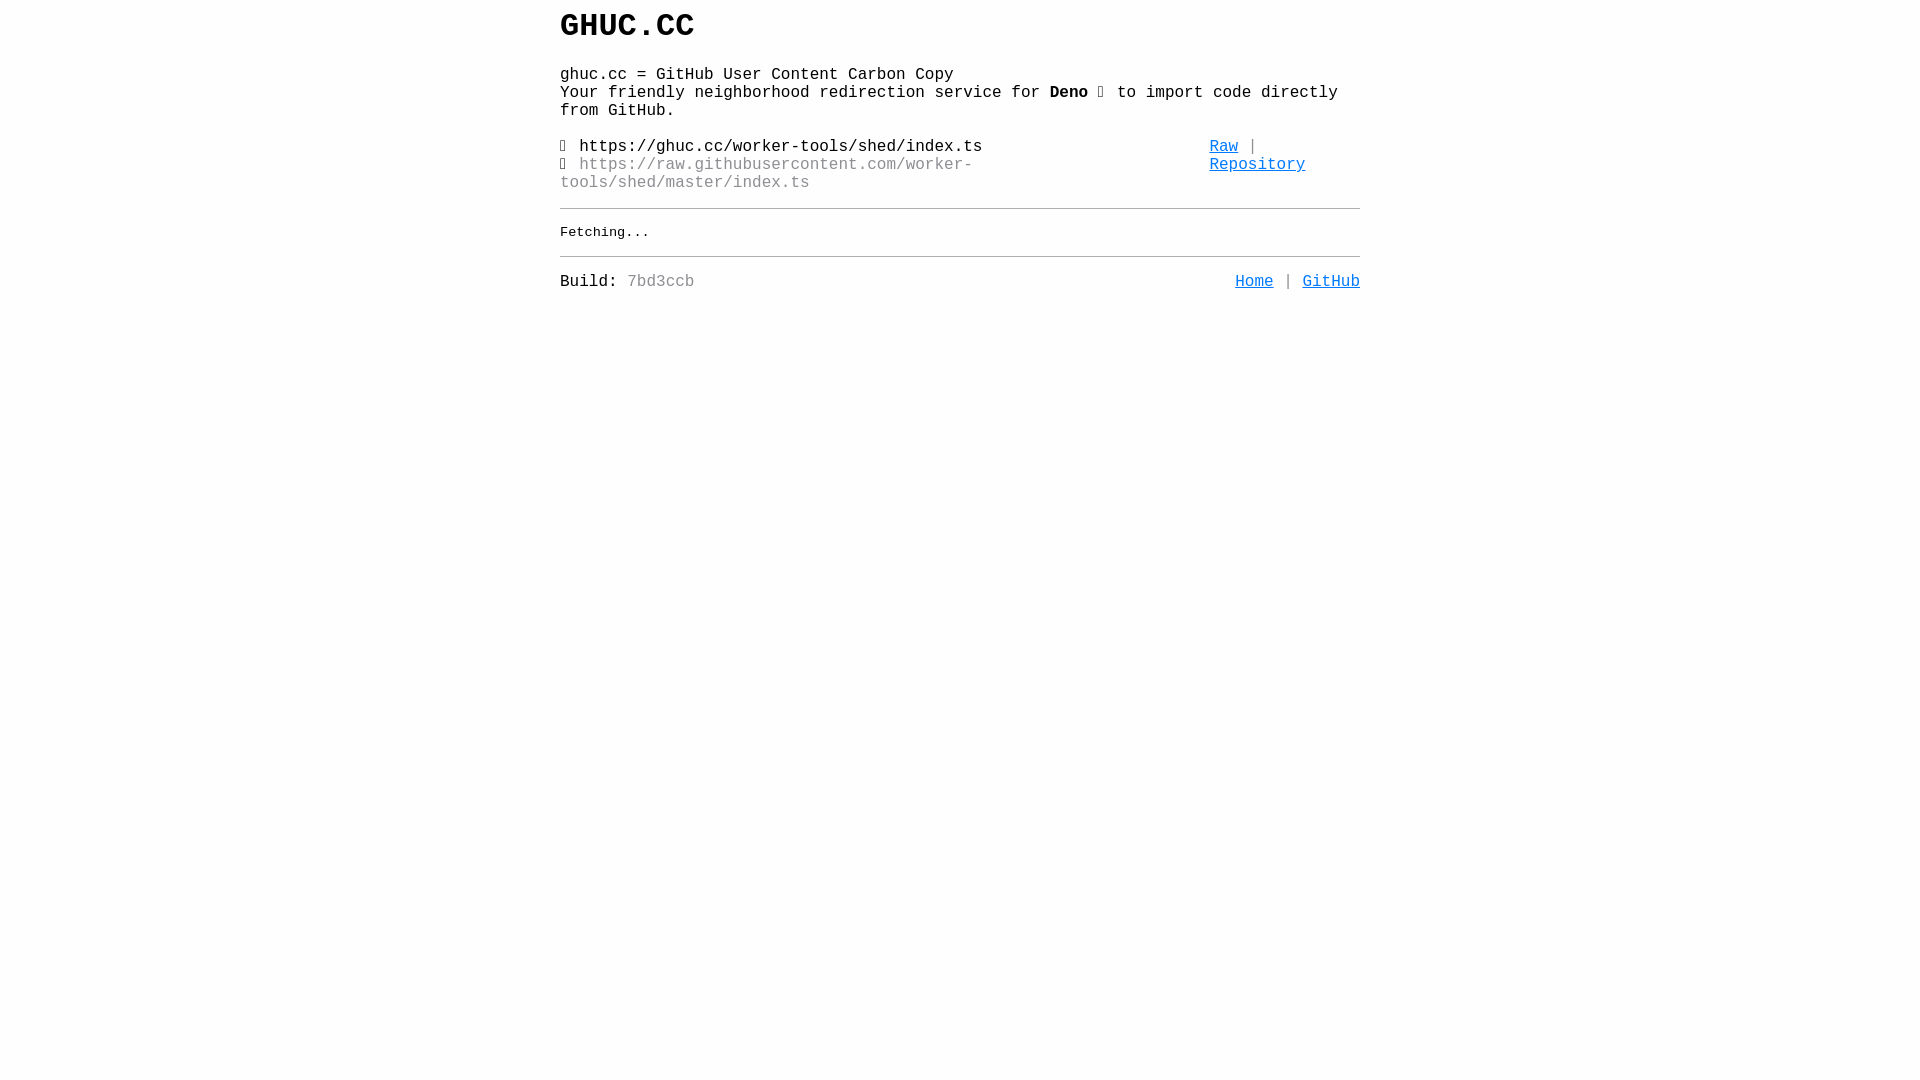 This screenshot has height=1080, width=1920. What do you see at coordinates (1222, 145) in the screenshot?
I see `'Raw'` at bounding box center [1222, 145].